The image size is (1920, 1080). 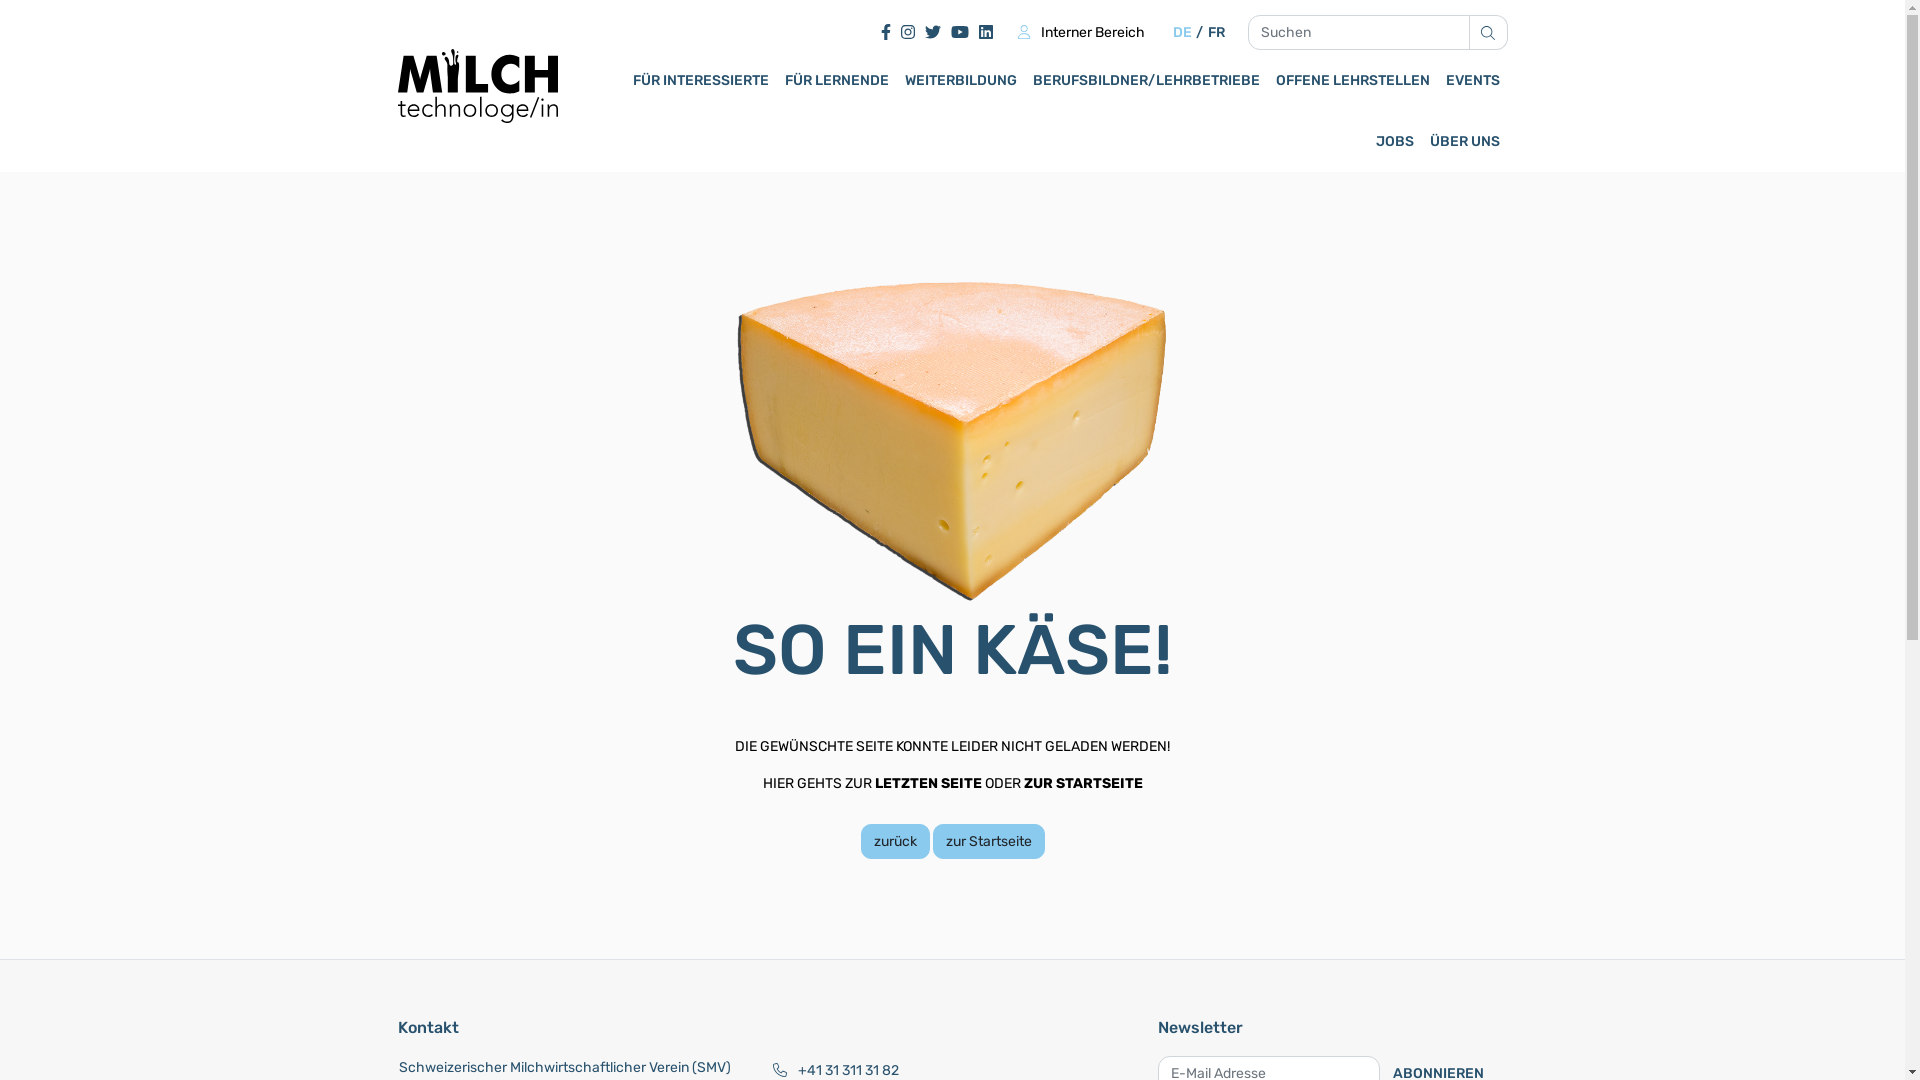 I want to click on 'JOBS', so click(x=1394, y=140).